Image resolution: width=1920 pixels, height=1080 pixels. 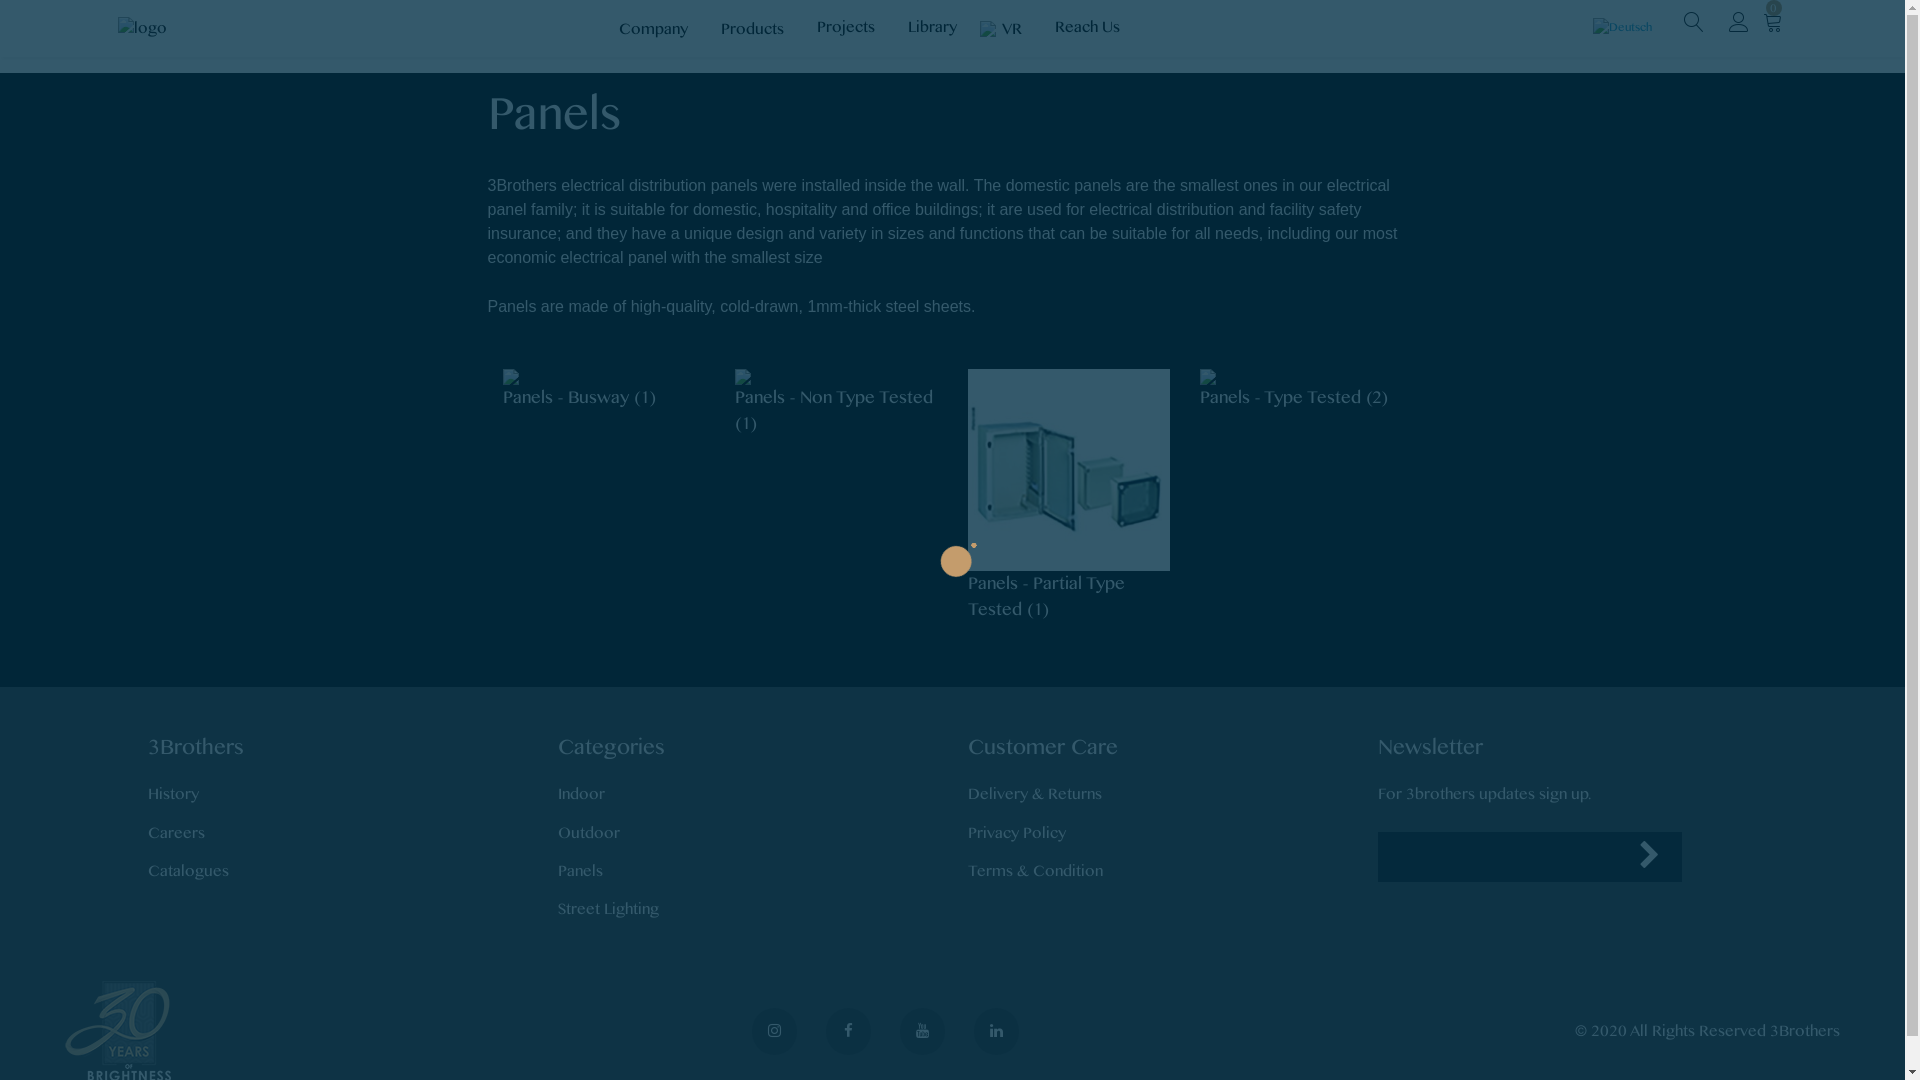 I want to click on 'Deutsch', so click(x=1621, y=27).